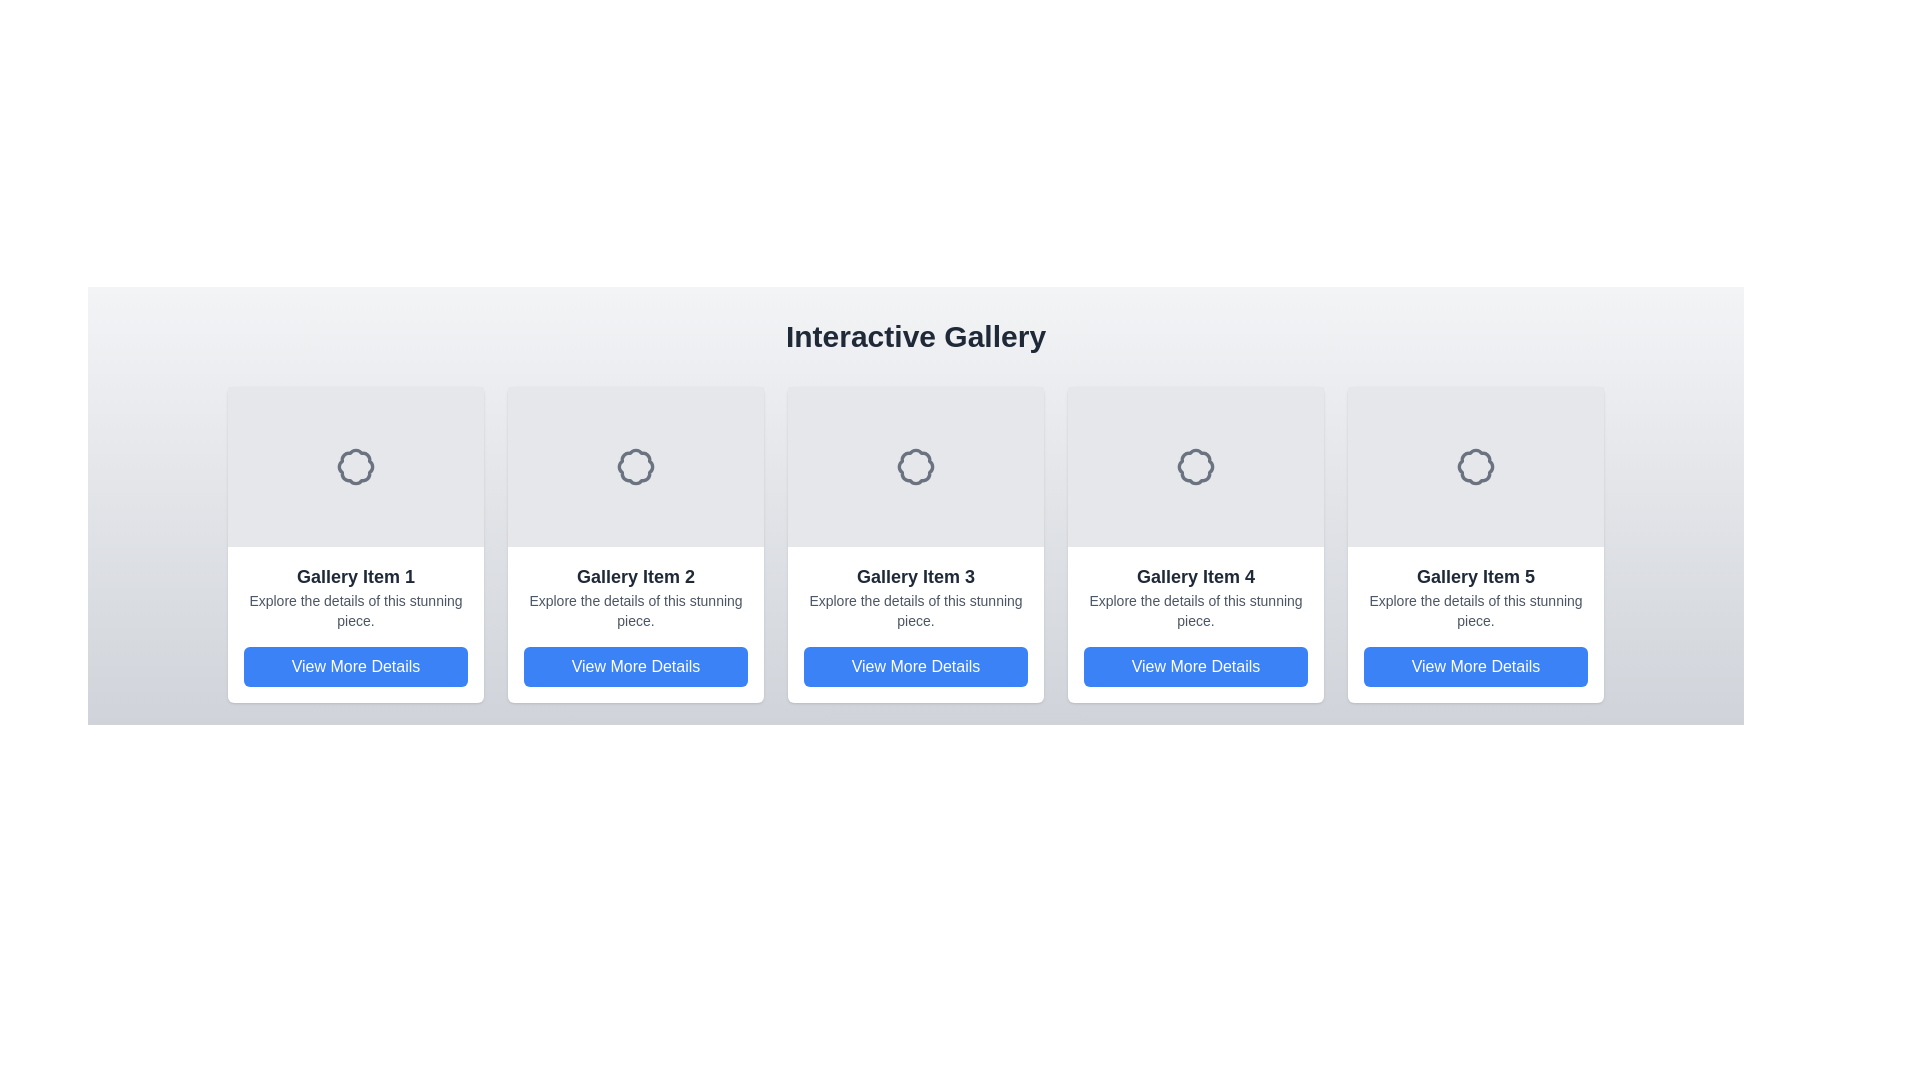  What do you see at coordinates (634, 466) in the screenshot?
I see `the Decorative Icon that represents the second gallery item, which is positioned in the upper section of the second item card in a horizontal gallery layout` at bounding box center [634, 466].